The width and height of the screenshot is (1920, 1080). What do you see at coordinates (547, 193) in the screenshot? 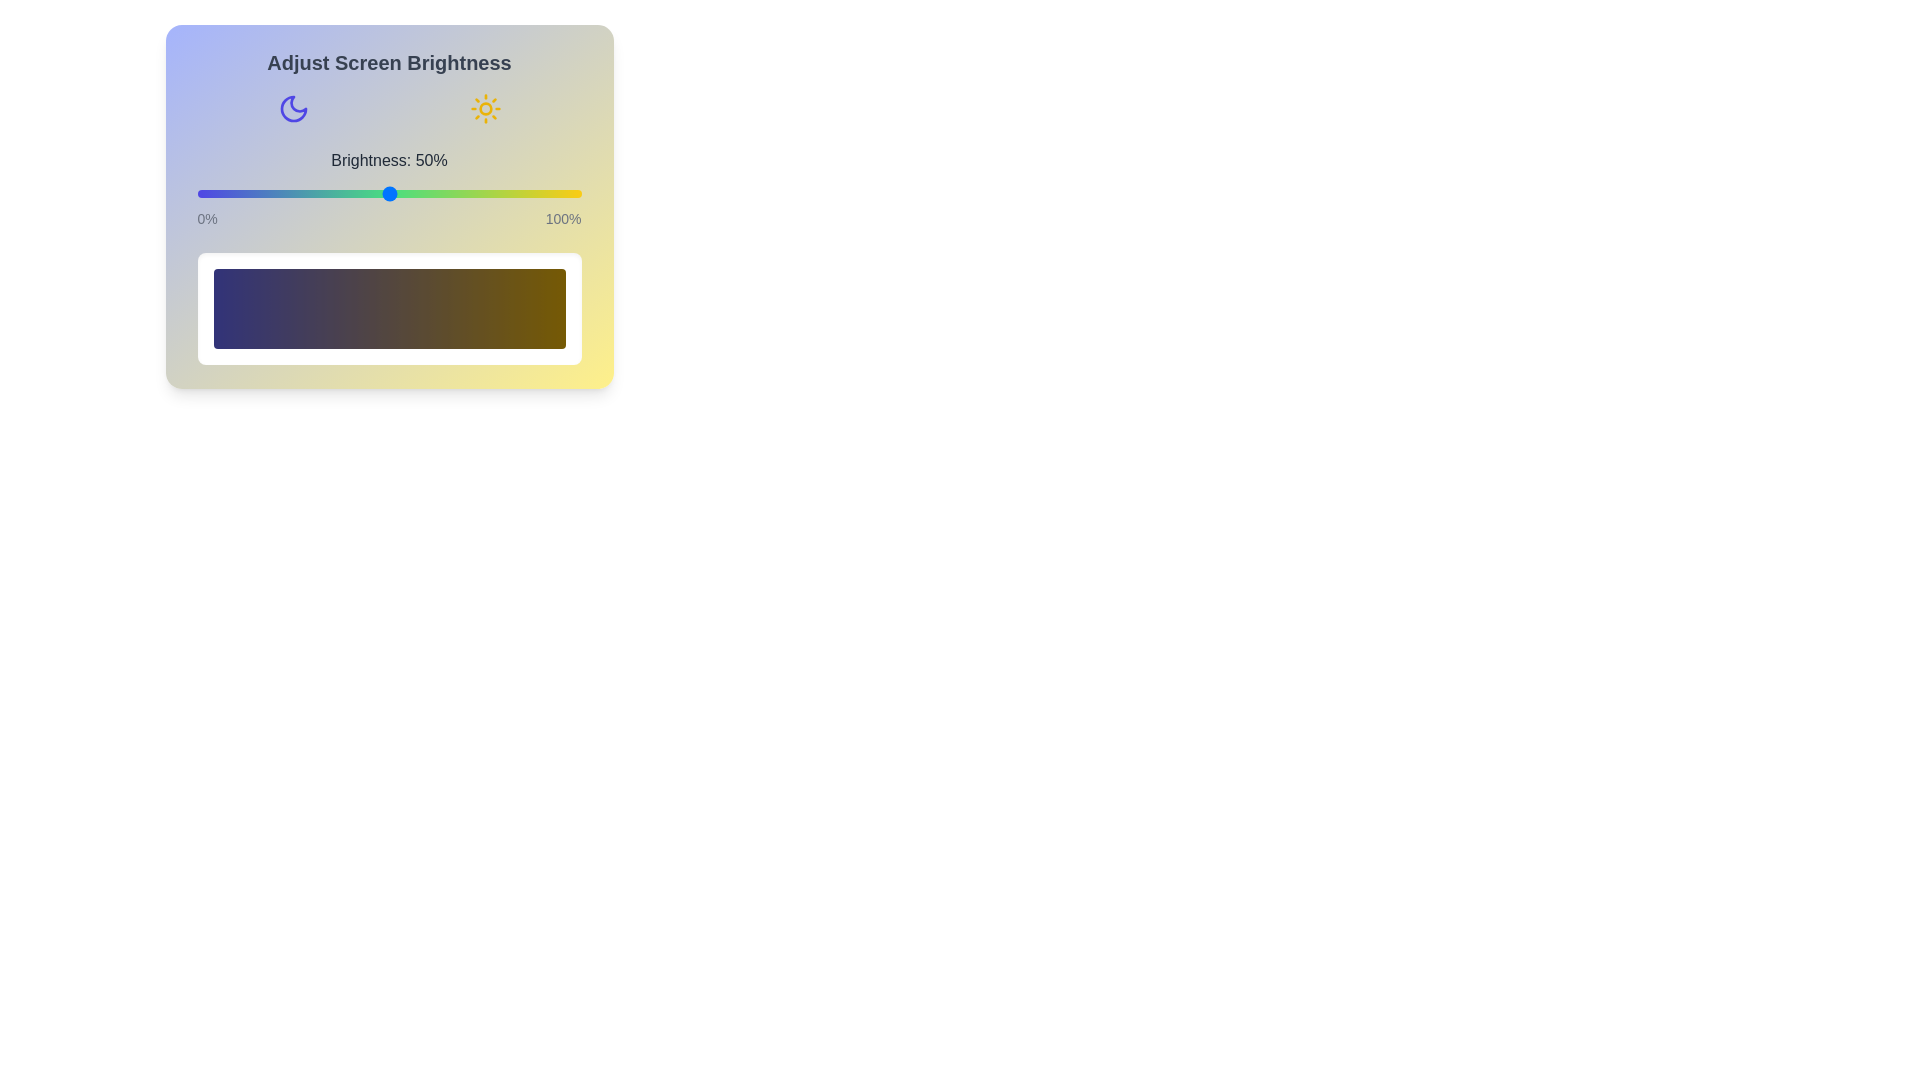
I see `the brightness to 91% using the slider` at bounding box center [547, 193].